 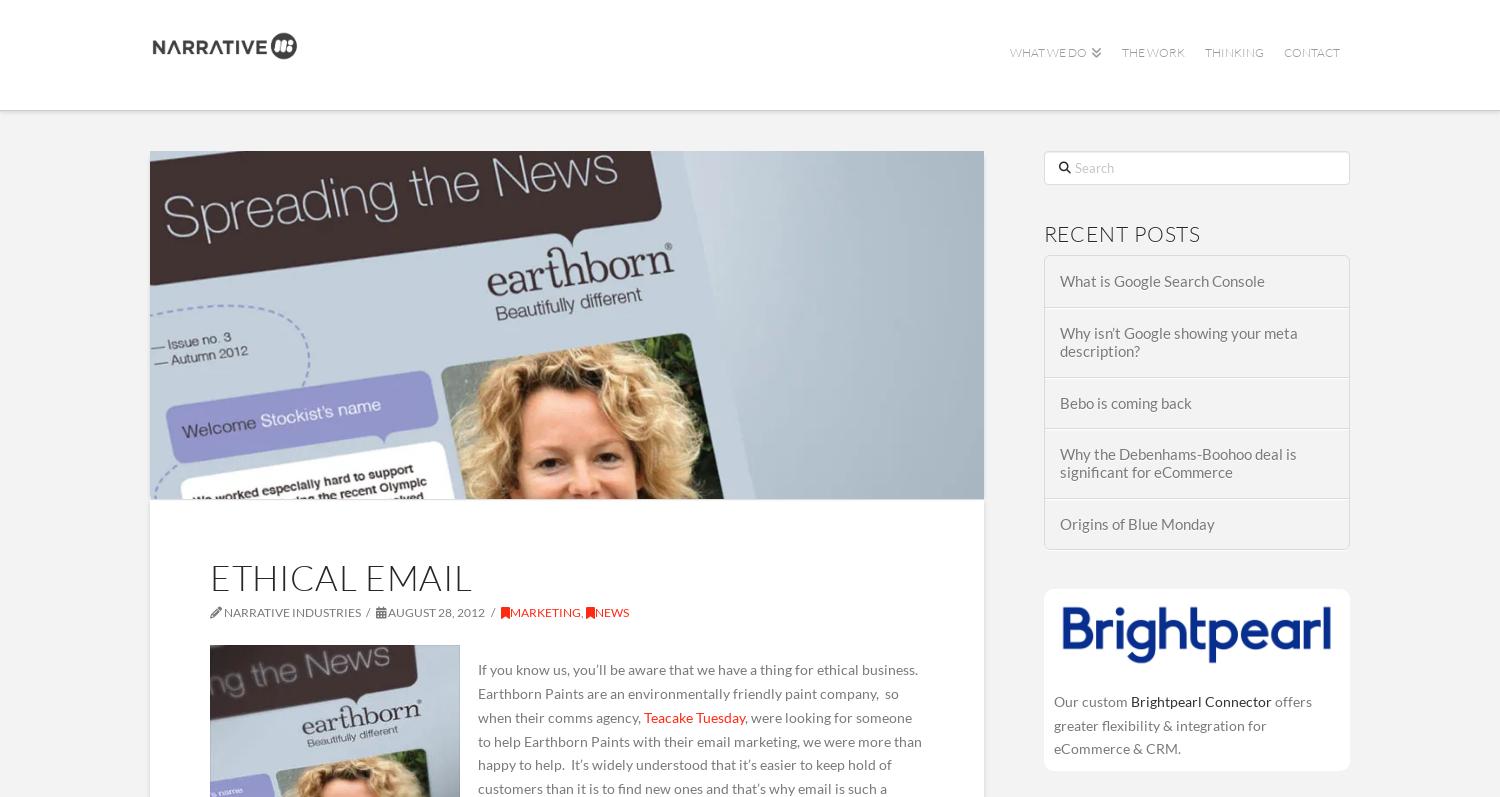 What do you see at coordinates (579, 612) in the screenshot?
I see `','` at bounding box center [579, 612].